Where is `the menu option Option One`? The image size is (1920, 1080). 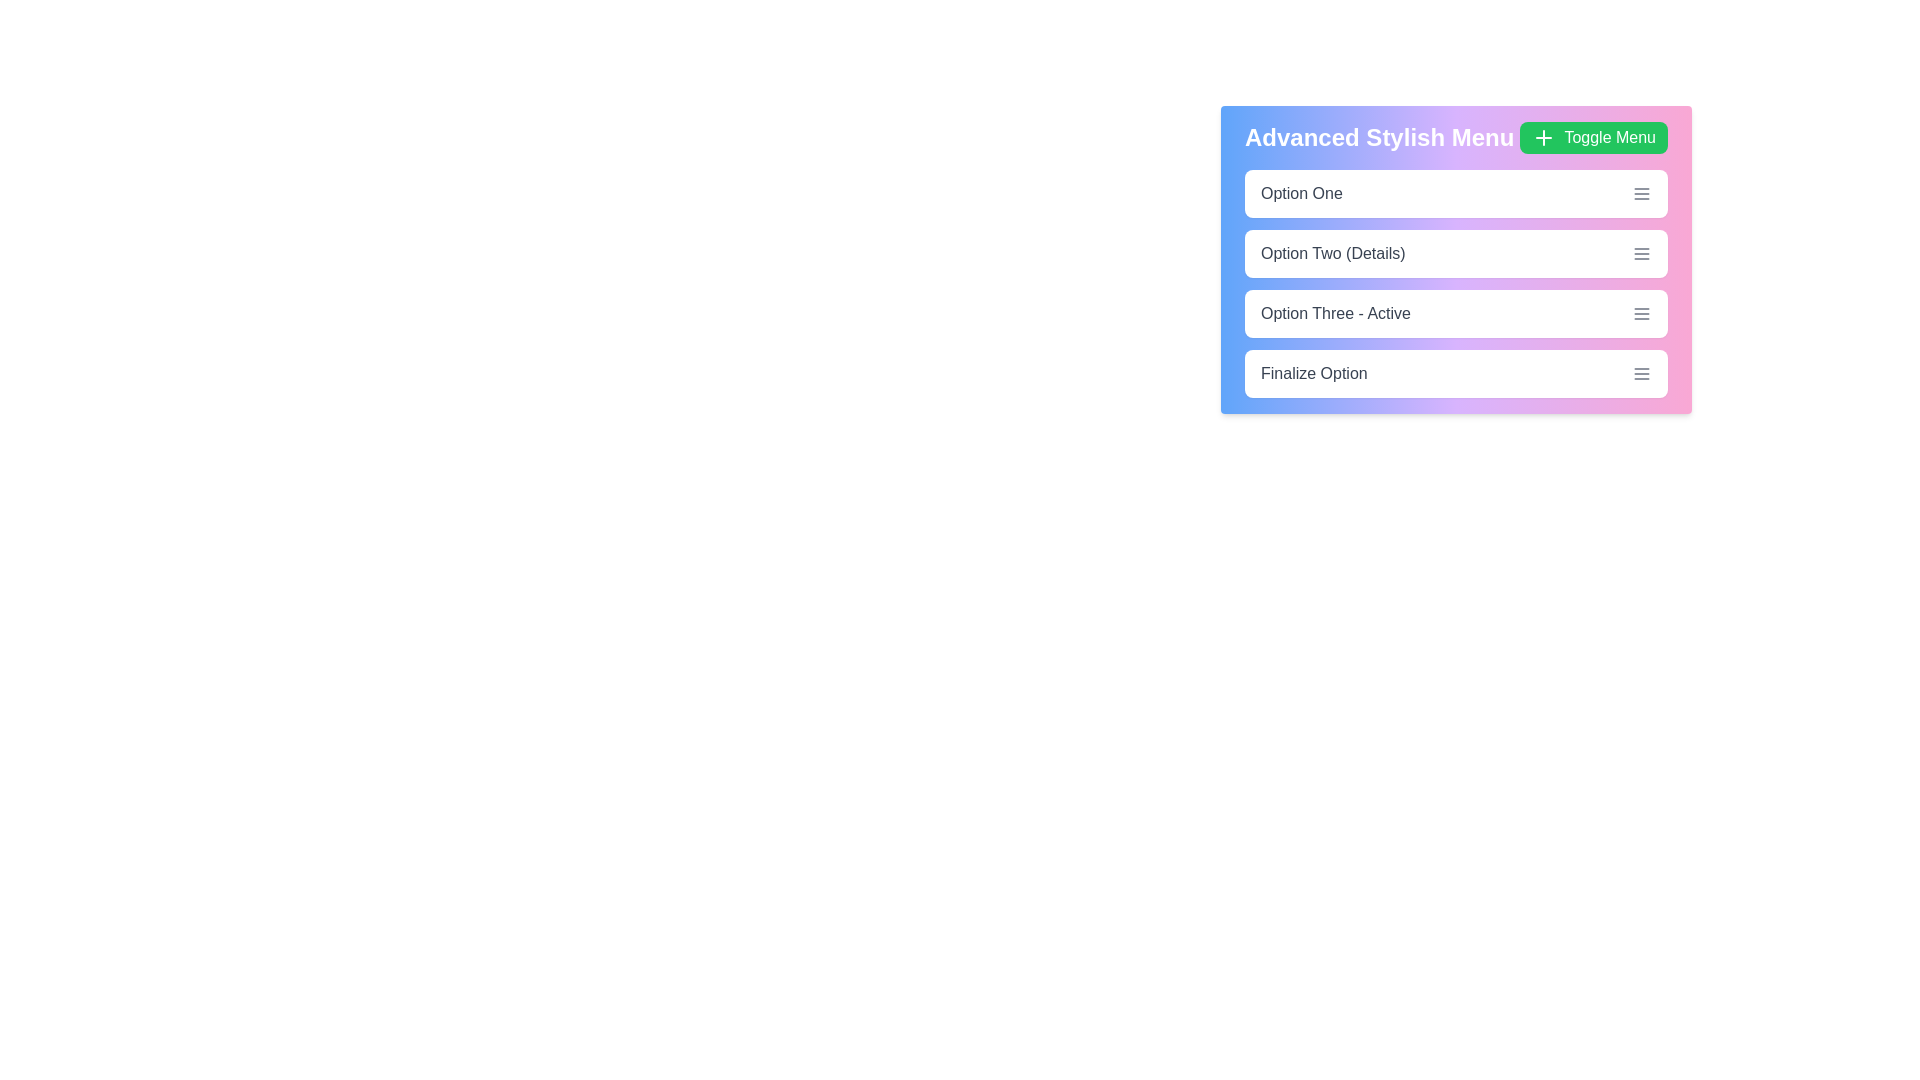 the menu option Option One is located at coordinates (1456, 193).